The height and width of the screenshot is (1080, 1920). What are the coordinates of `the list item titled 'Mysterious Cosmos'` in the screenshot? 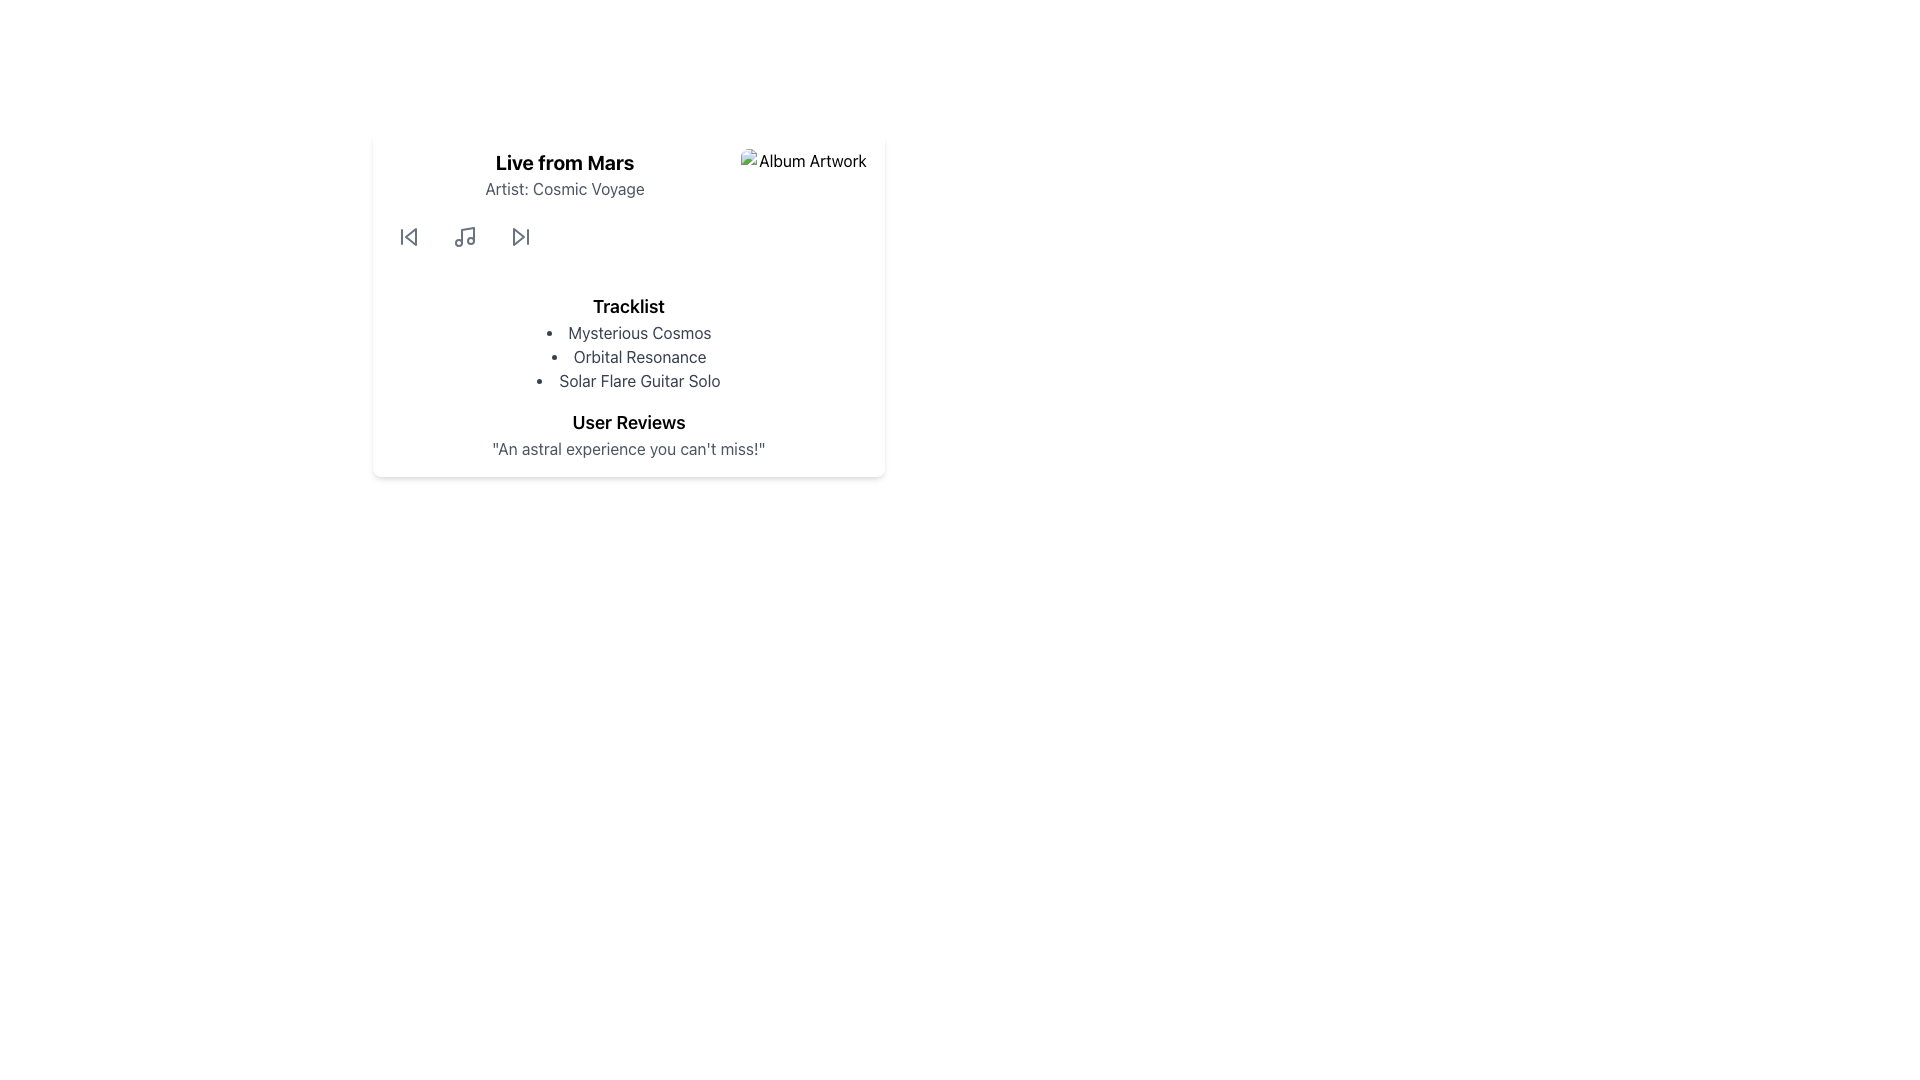 It's located at (627, 331).